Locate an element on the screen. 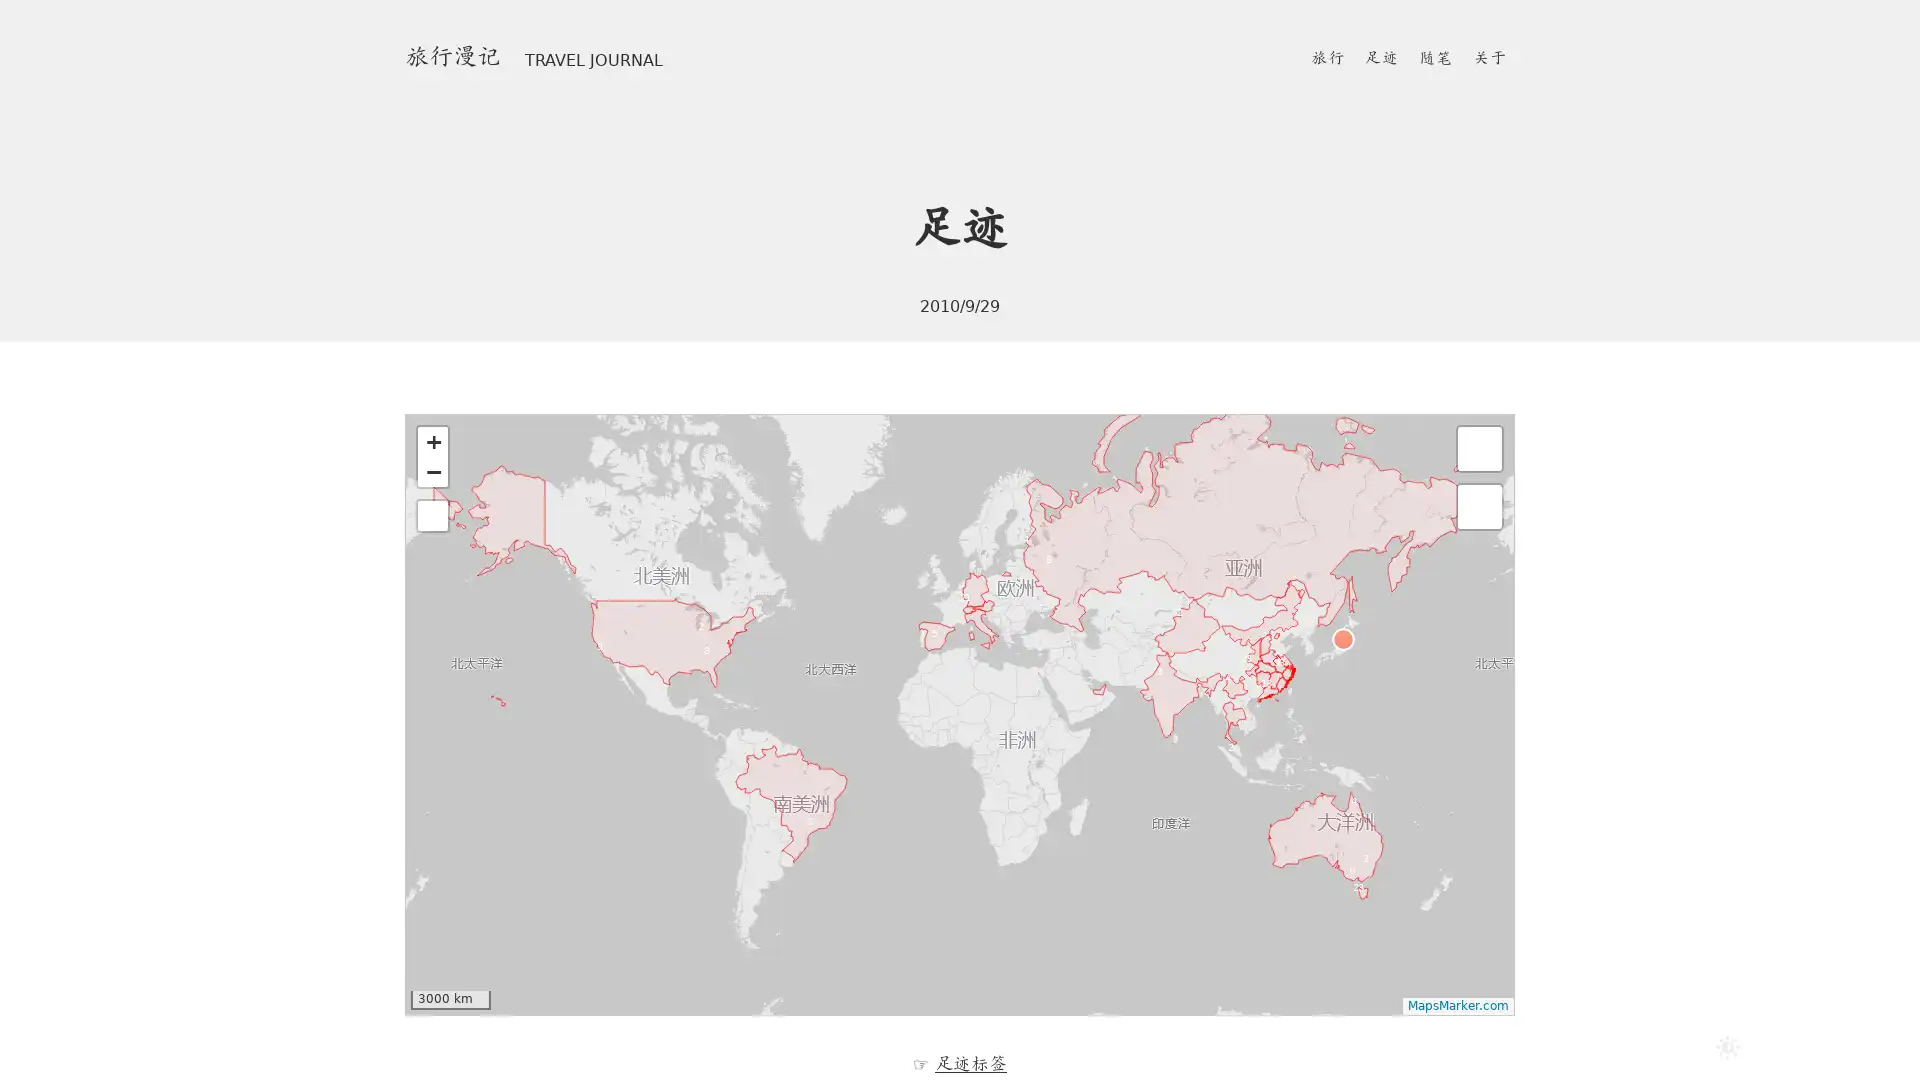 This screenshot has width=1920, height=1080. 8 is located at coordinates (1055, 566).